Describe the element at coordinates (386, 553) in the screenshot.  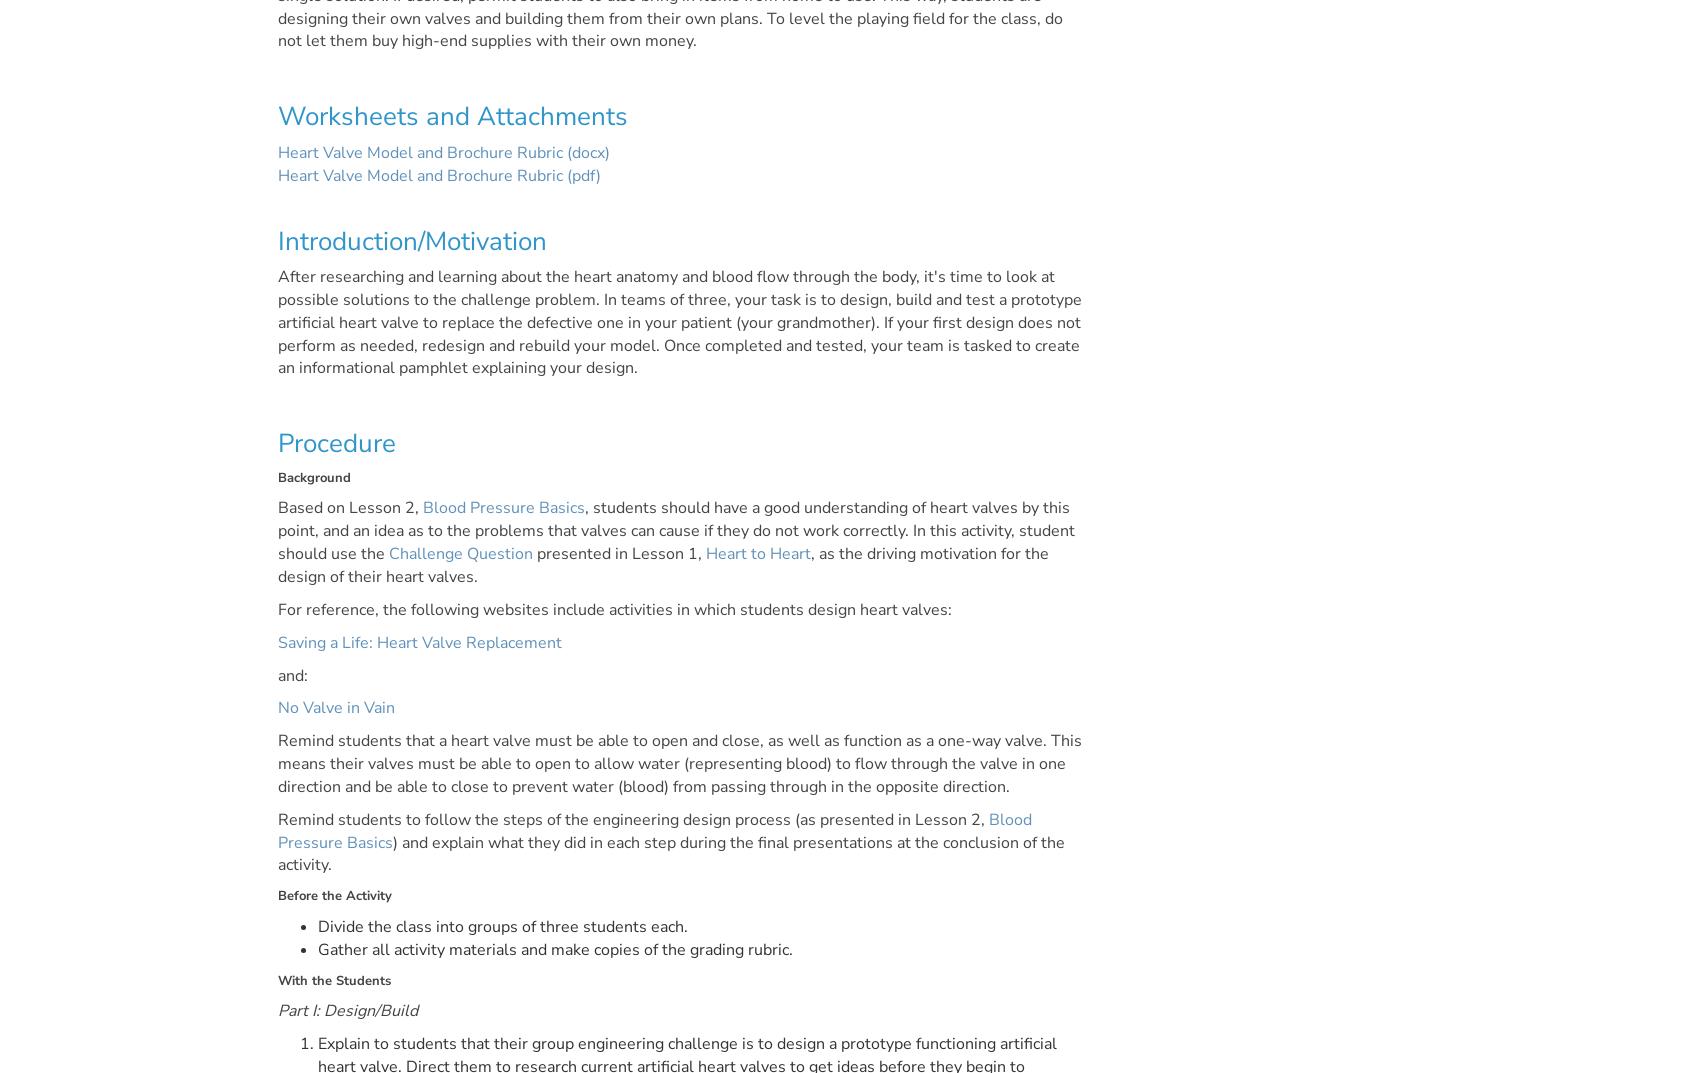
I see `'Challenge Question'` at that location.